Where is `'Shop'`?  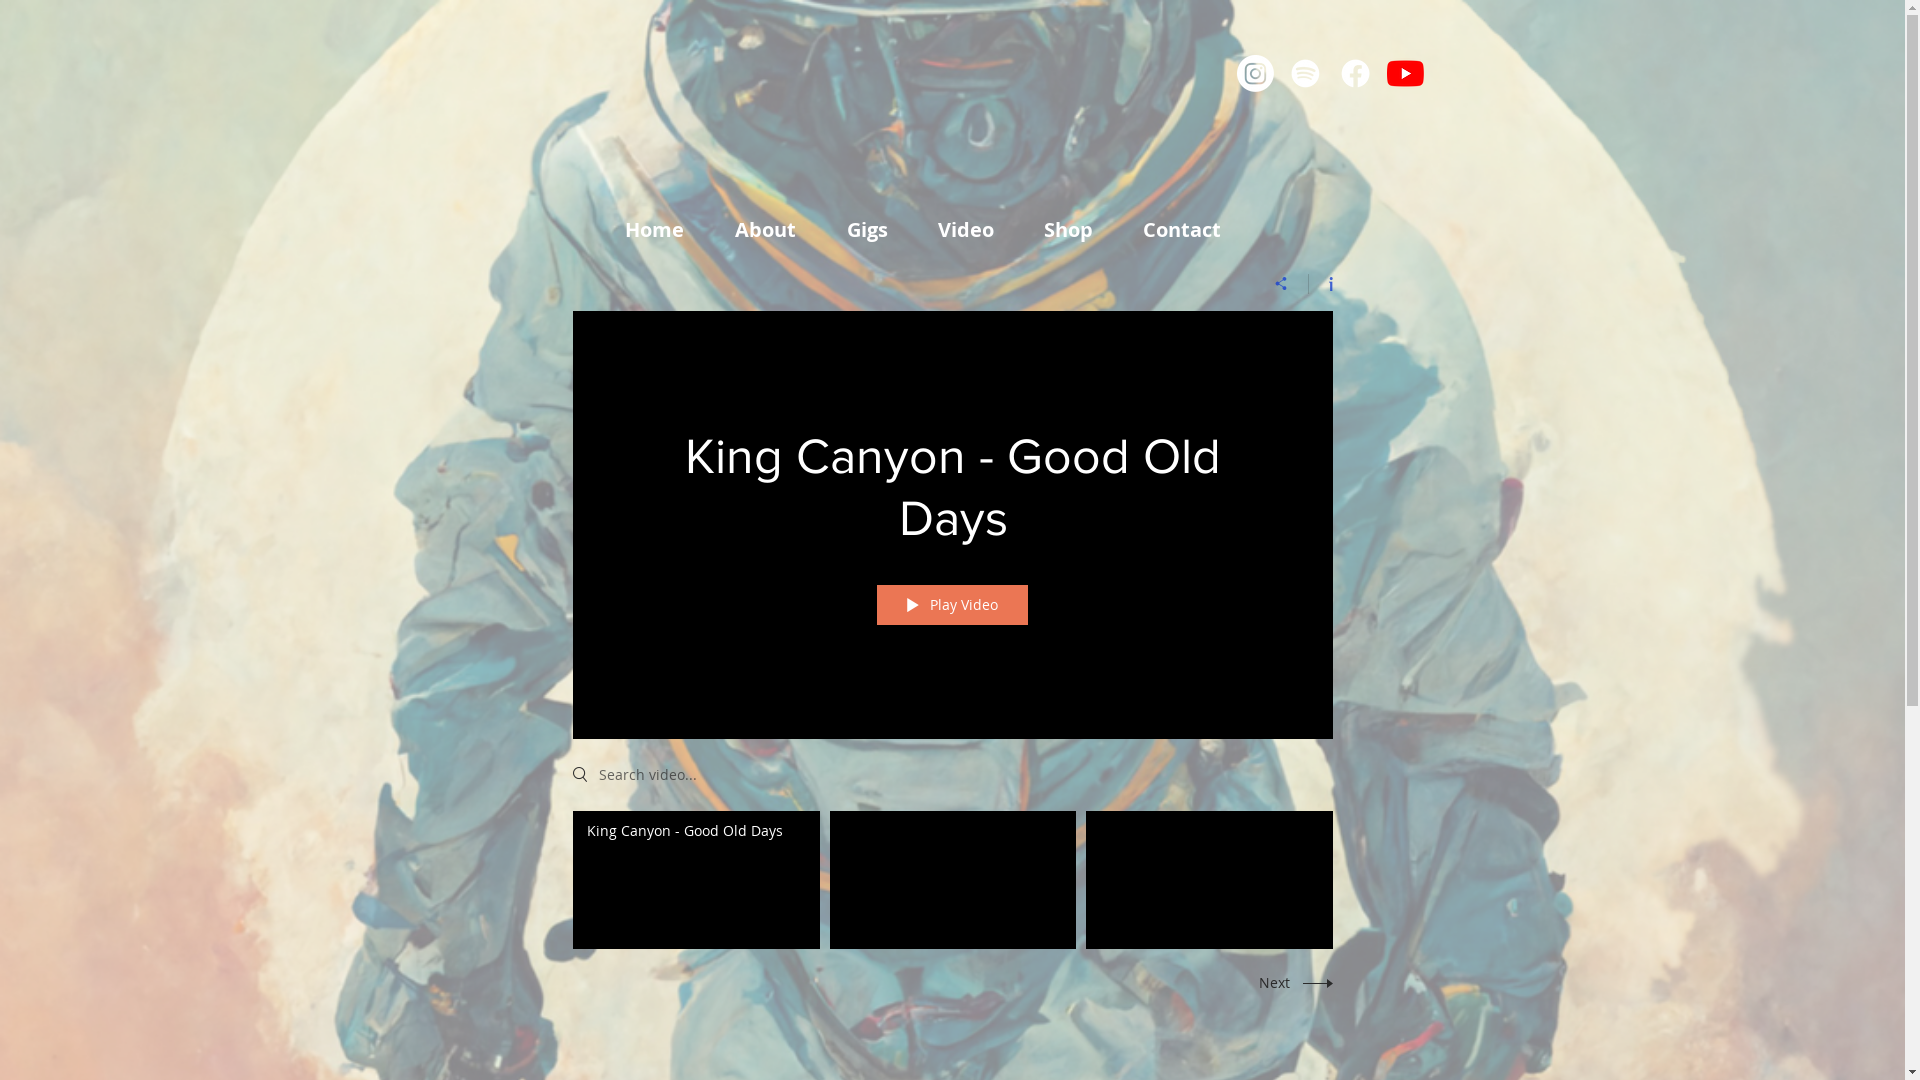 'Shop' is located at coordinates (1076, 229).